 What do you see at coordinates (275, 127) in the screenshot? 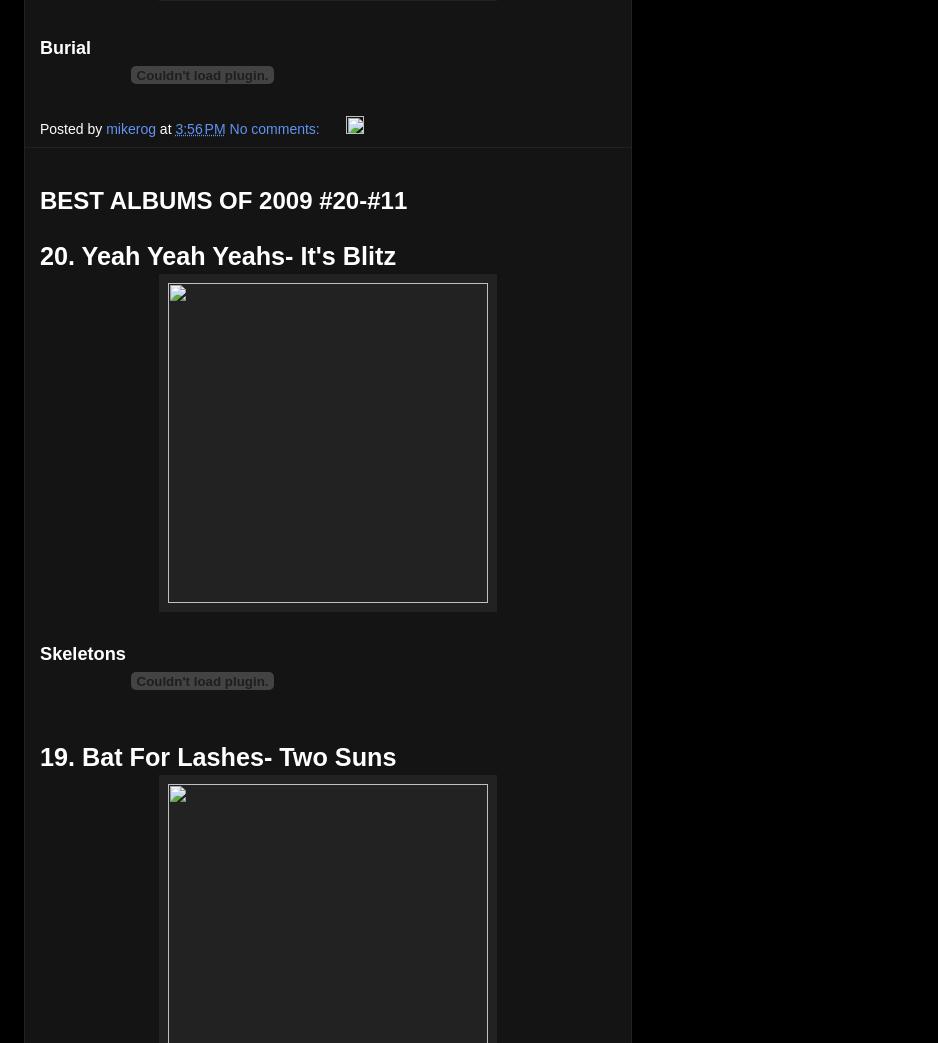
I see `'No comments:'` at bounding box center [275, 127].